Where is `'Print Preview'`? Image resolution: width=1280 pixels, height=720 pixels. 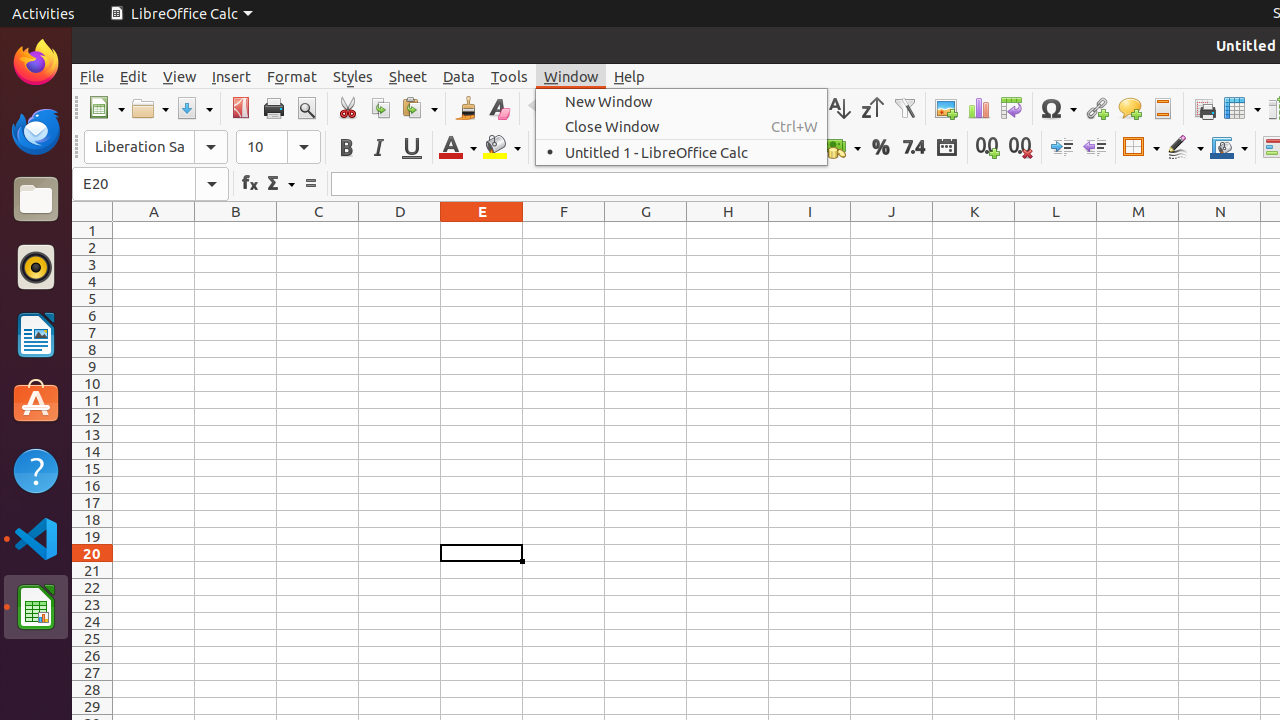
'Print Preview' is located at coordinates (305, 108).